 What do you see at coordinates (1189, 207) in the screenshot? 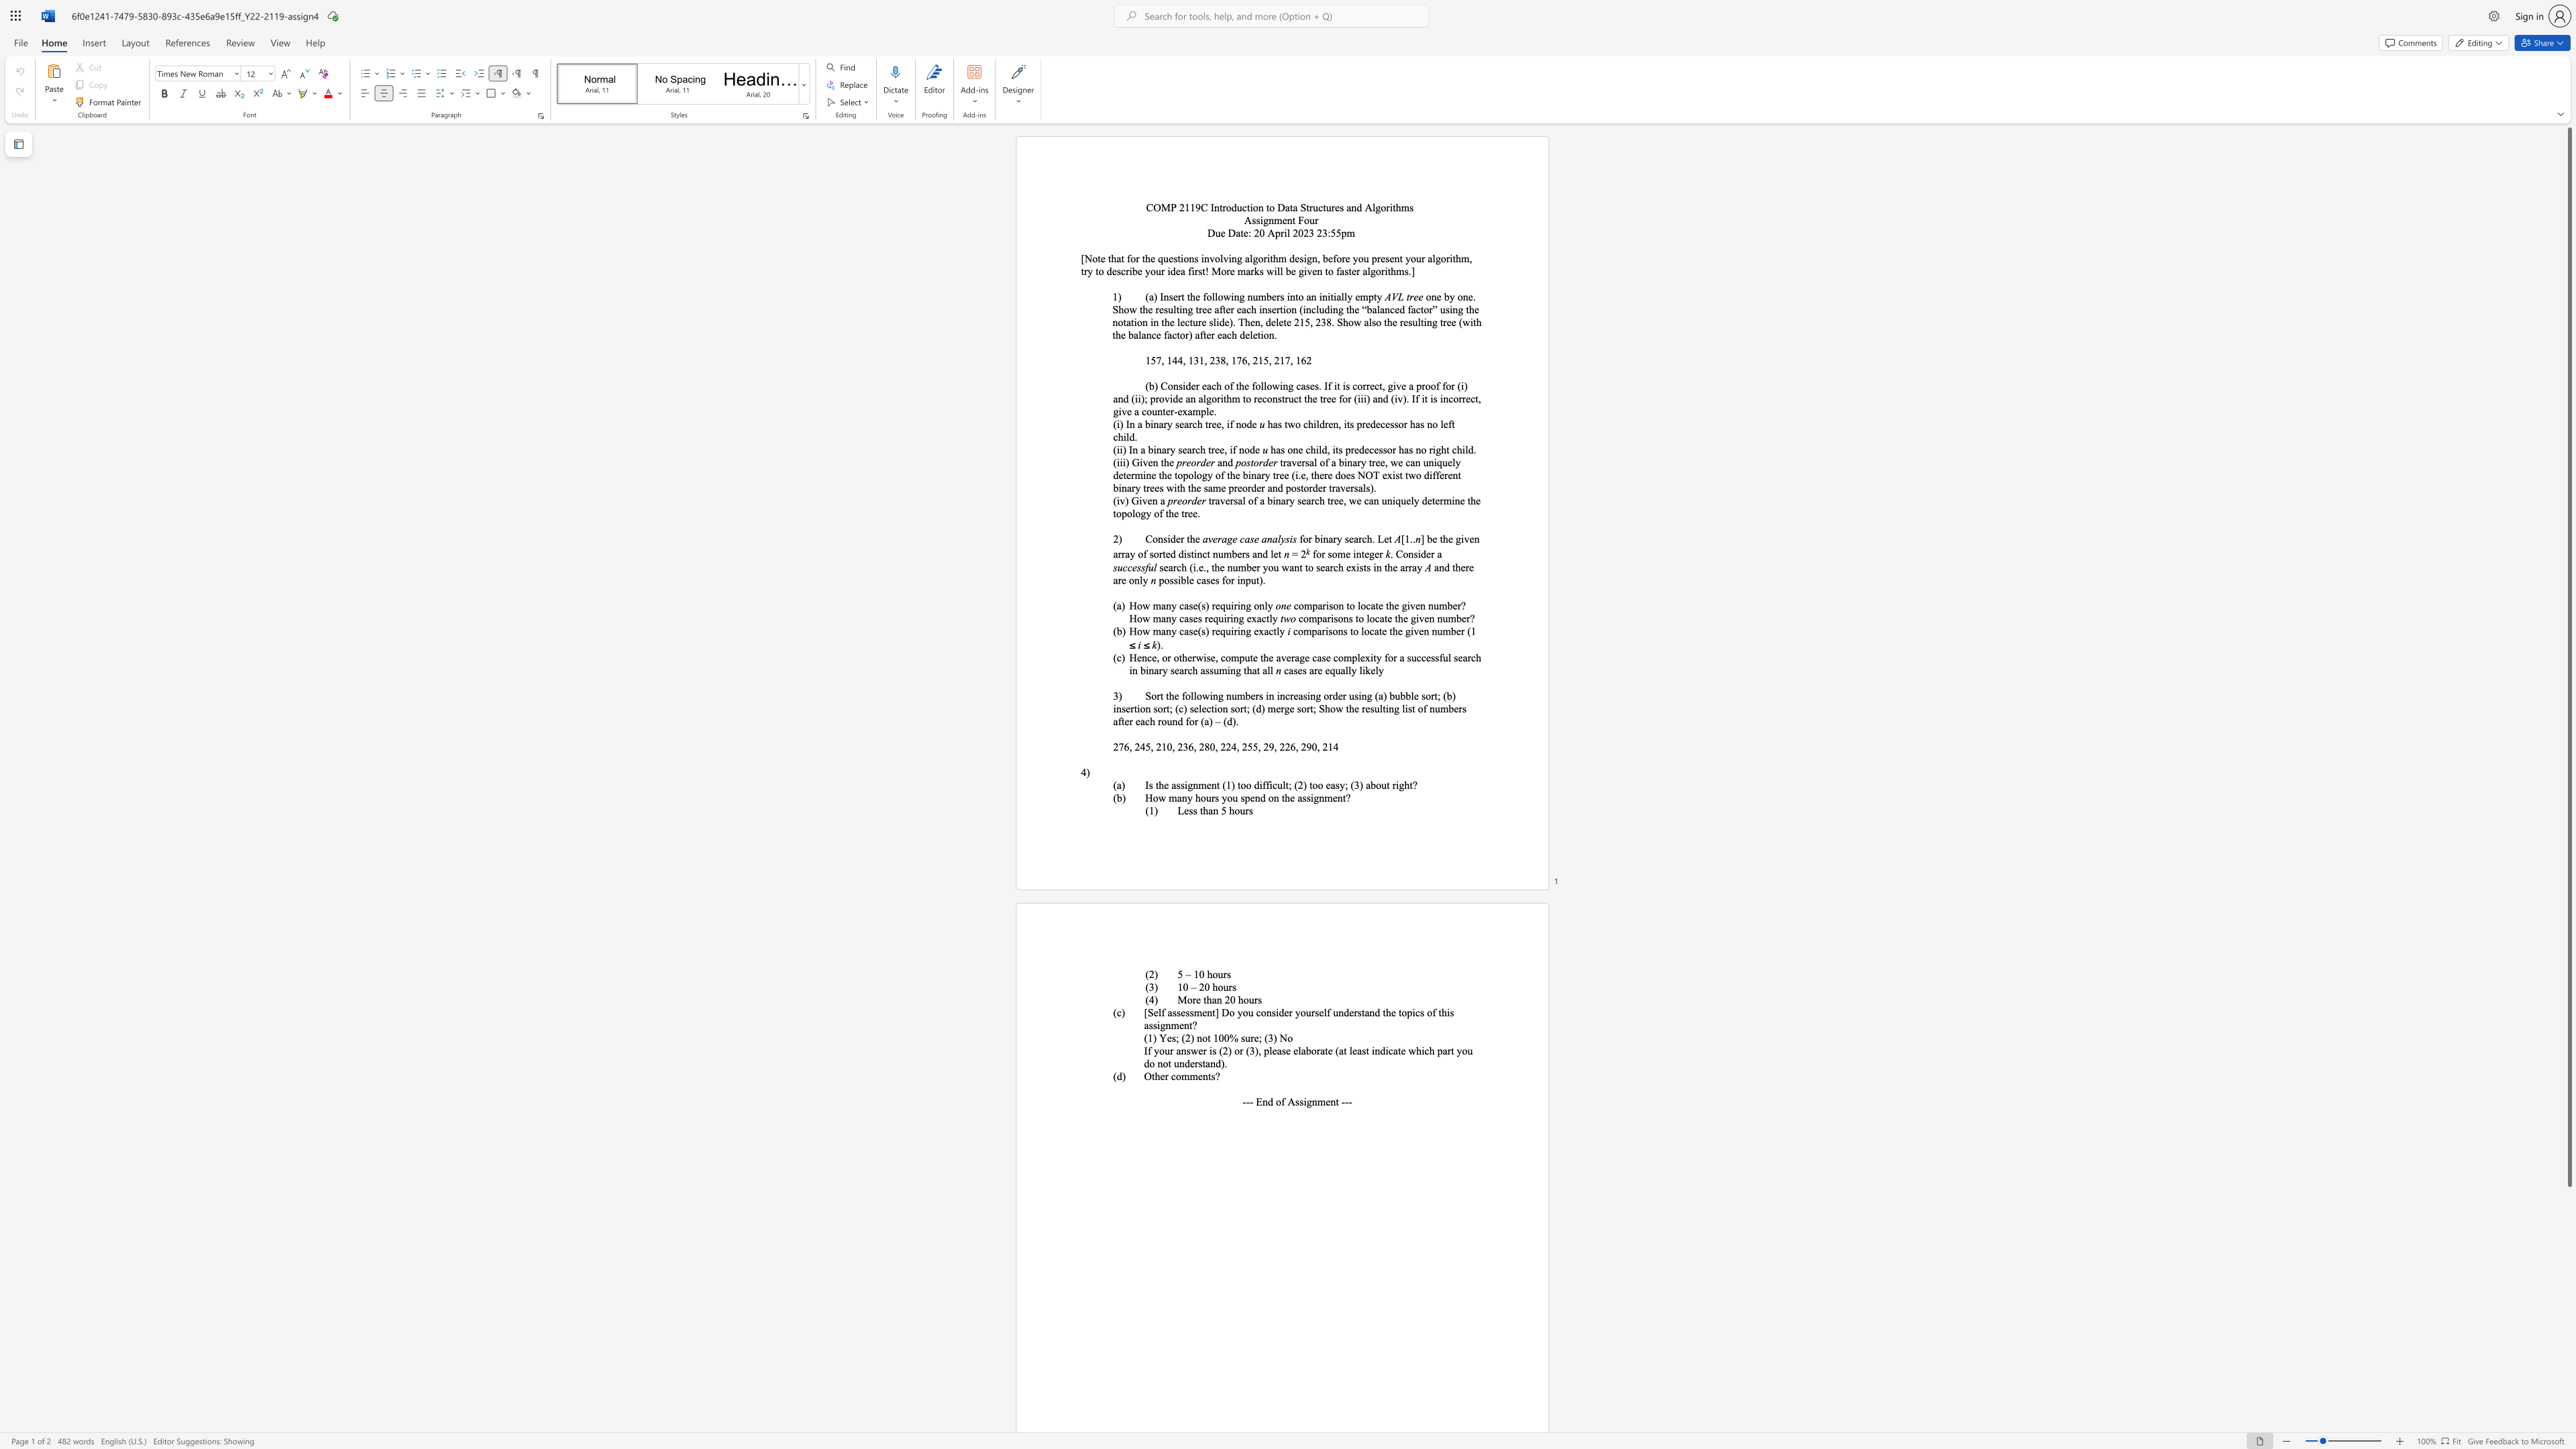
I see `the subset text "19C Introduction to Data" within the text "COMP 2119C Introduction to Data Structures and Algorithms"` at bounding box center [1189, 207].